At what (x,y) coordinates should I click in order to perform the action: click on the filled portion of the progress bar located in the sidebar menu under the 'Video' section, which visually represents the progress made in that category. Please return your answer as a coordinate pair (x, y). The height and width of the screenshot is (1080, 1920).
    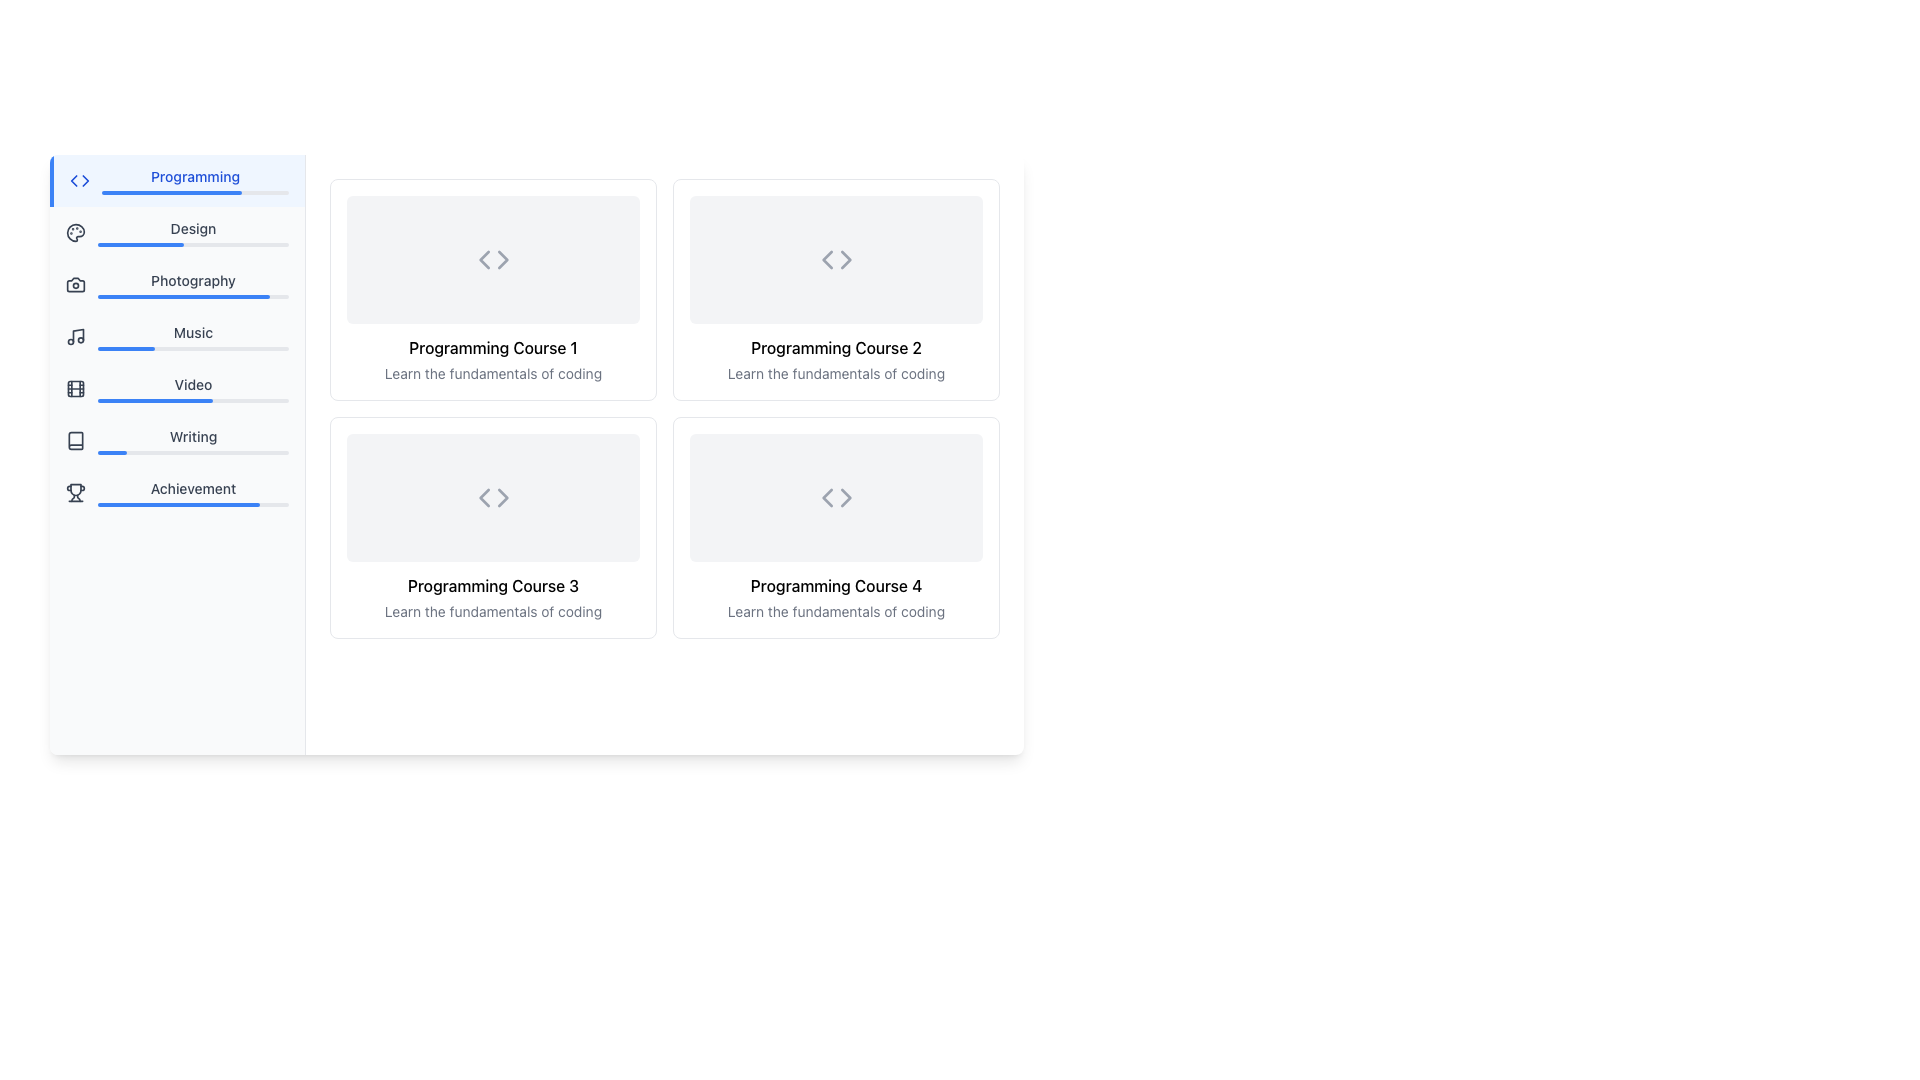
    Looking at the image, I should click on (154, 401).